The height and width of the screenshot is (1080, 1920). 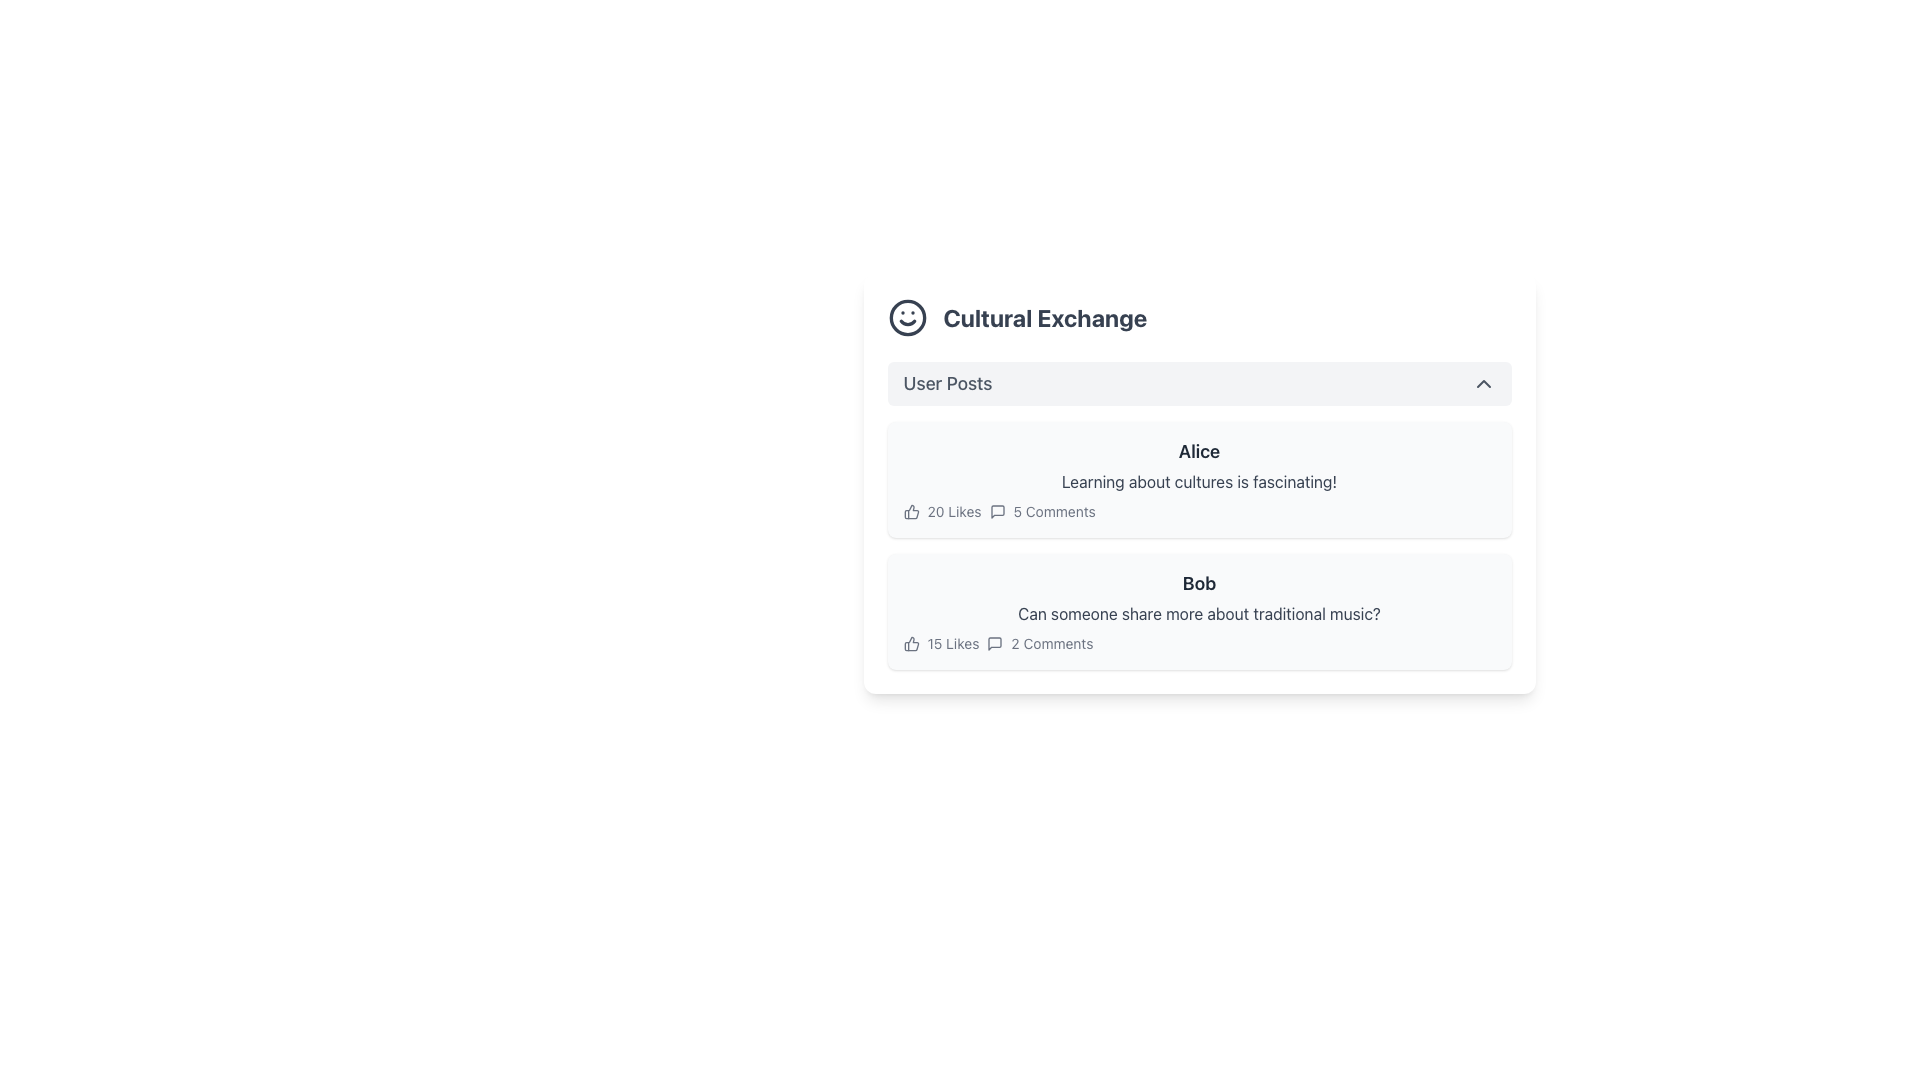 I want to click on textual content of the Text element displaying 'Can someone share more about traditional music?' located in the User Posts section under the Cultural Exchange header, so click(x=1199, y=612).